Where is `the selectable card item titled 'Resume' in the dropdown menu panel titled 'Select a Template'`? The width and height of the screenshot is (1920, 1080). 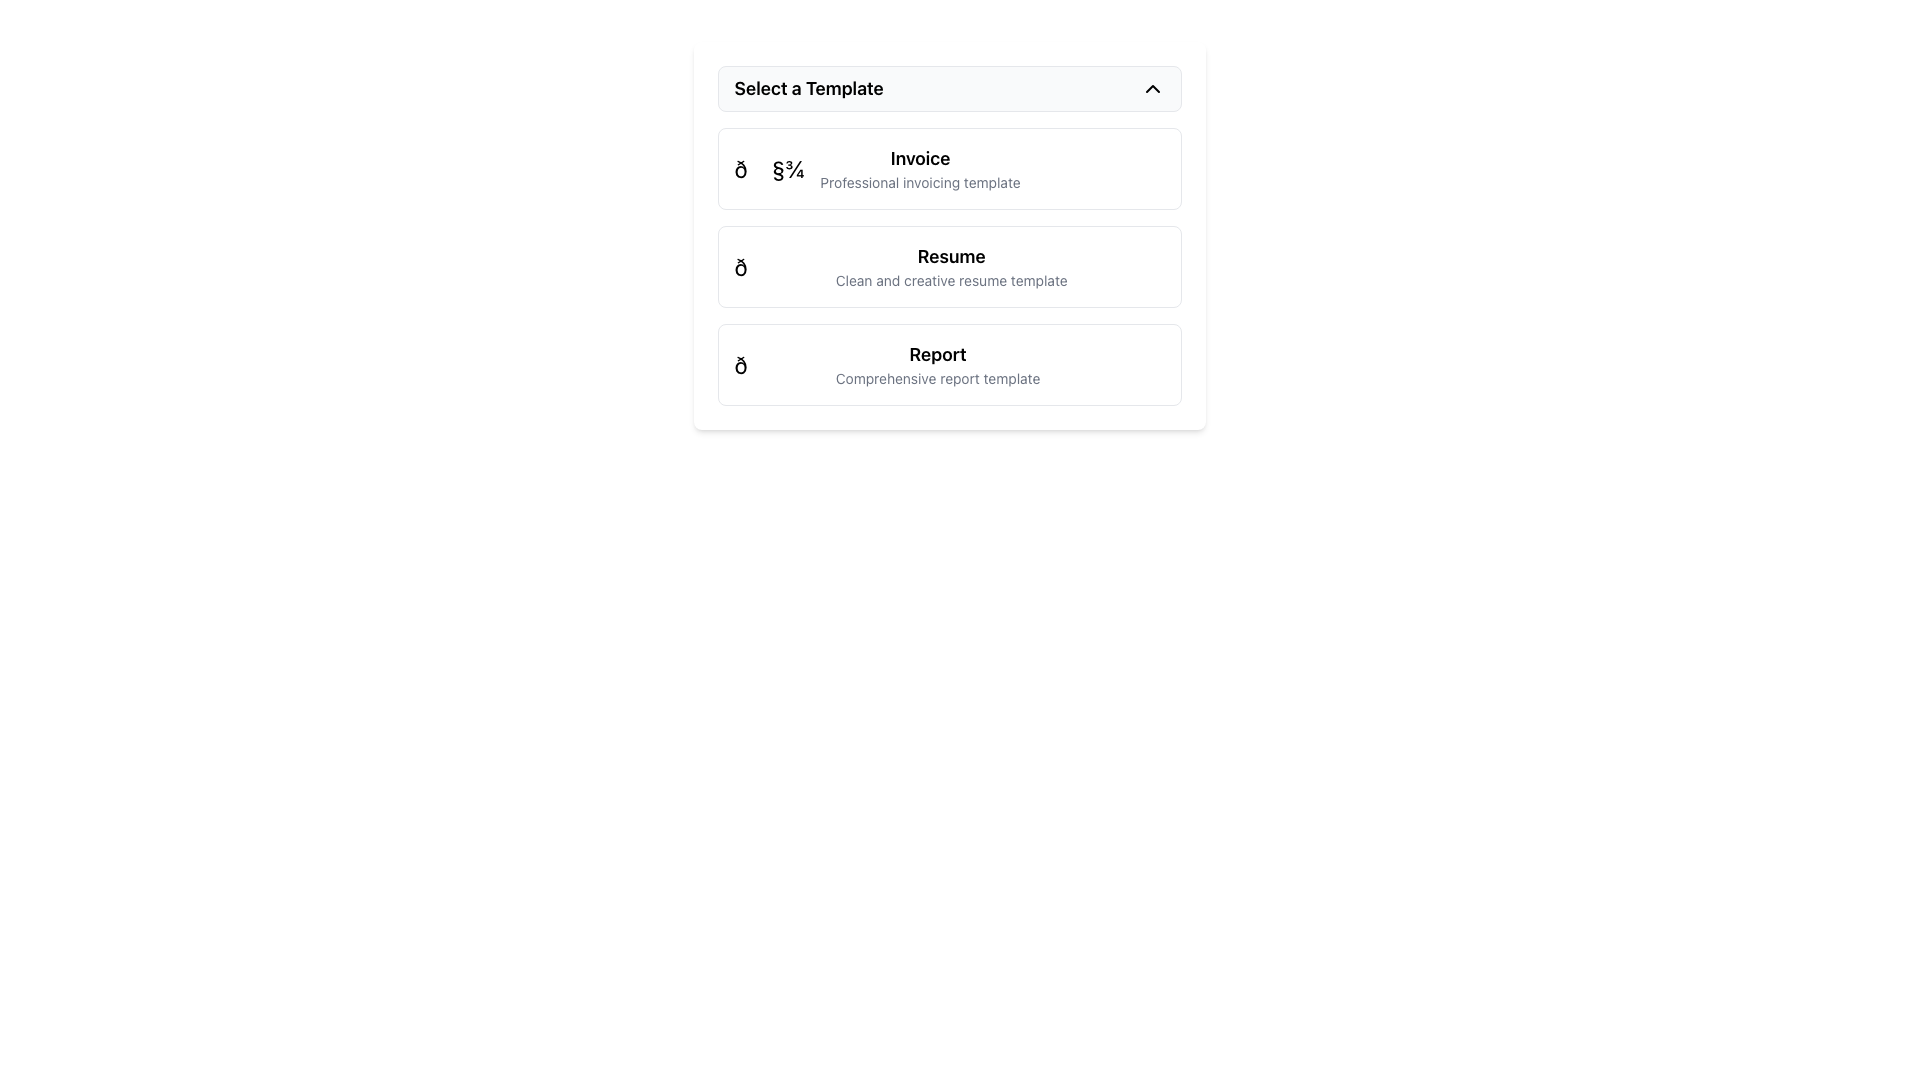 the selectable card item titled 'Resume' in the dropdown menu panel titled 'Select a Template' is located at coordinates (948, 265).